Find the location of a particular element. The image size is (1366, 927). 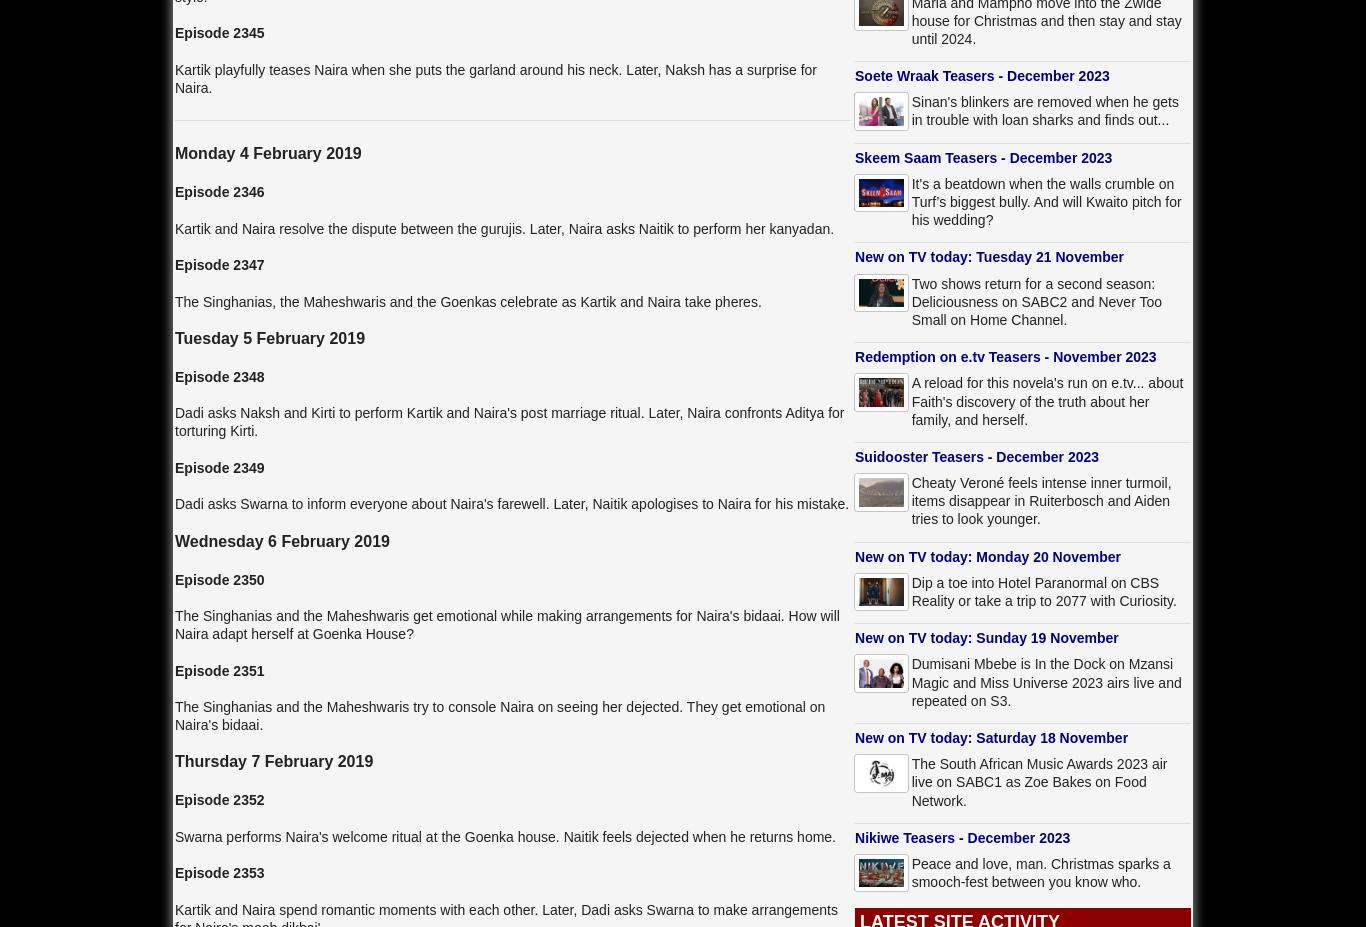

'Two shows return for a second season: Deliciousness on SABC2 and Never Too Small on Home Channel.' is located at coordinates (1035, 300).